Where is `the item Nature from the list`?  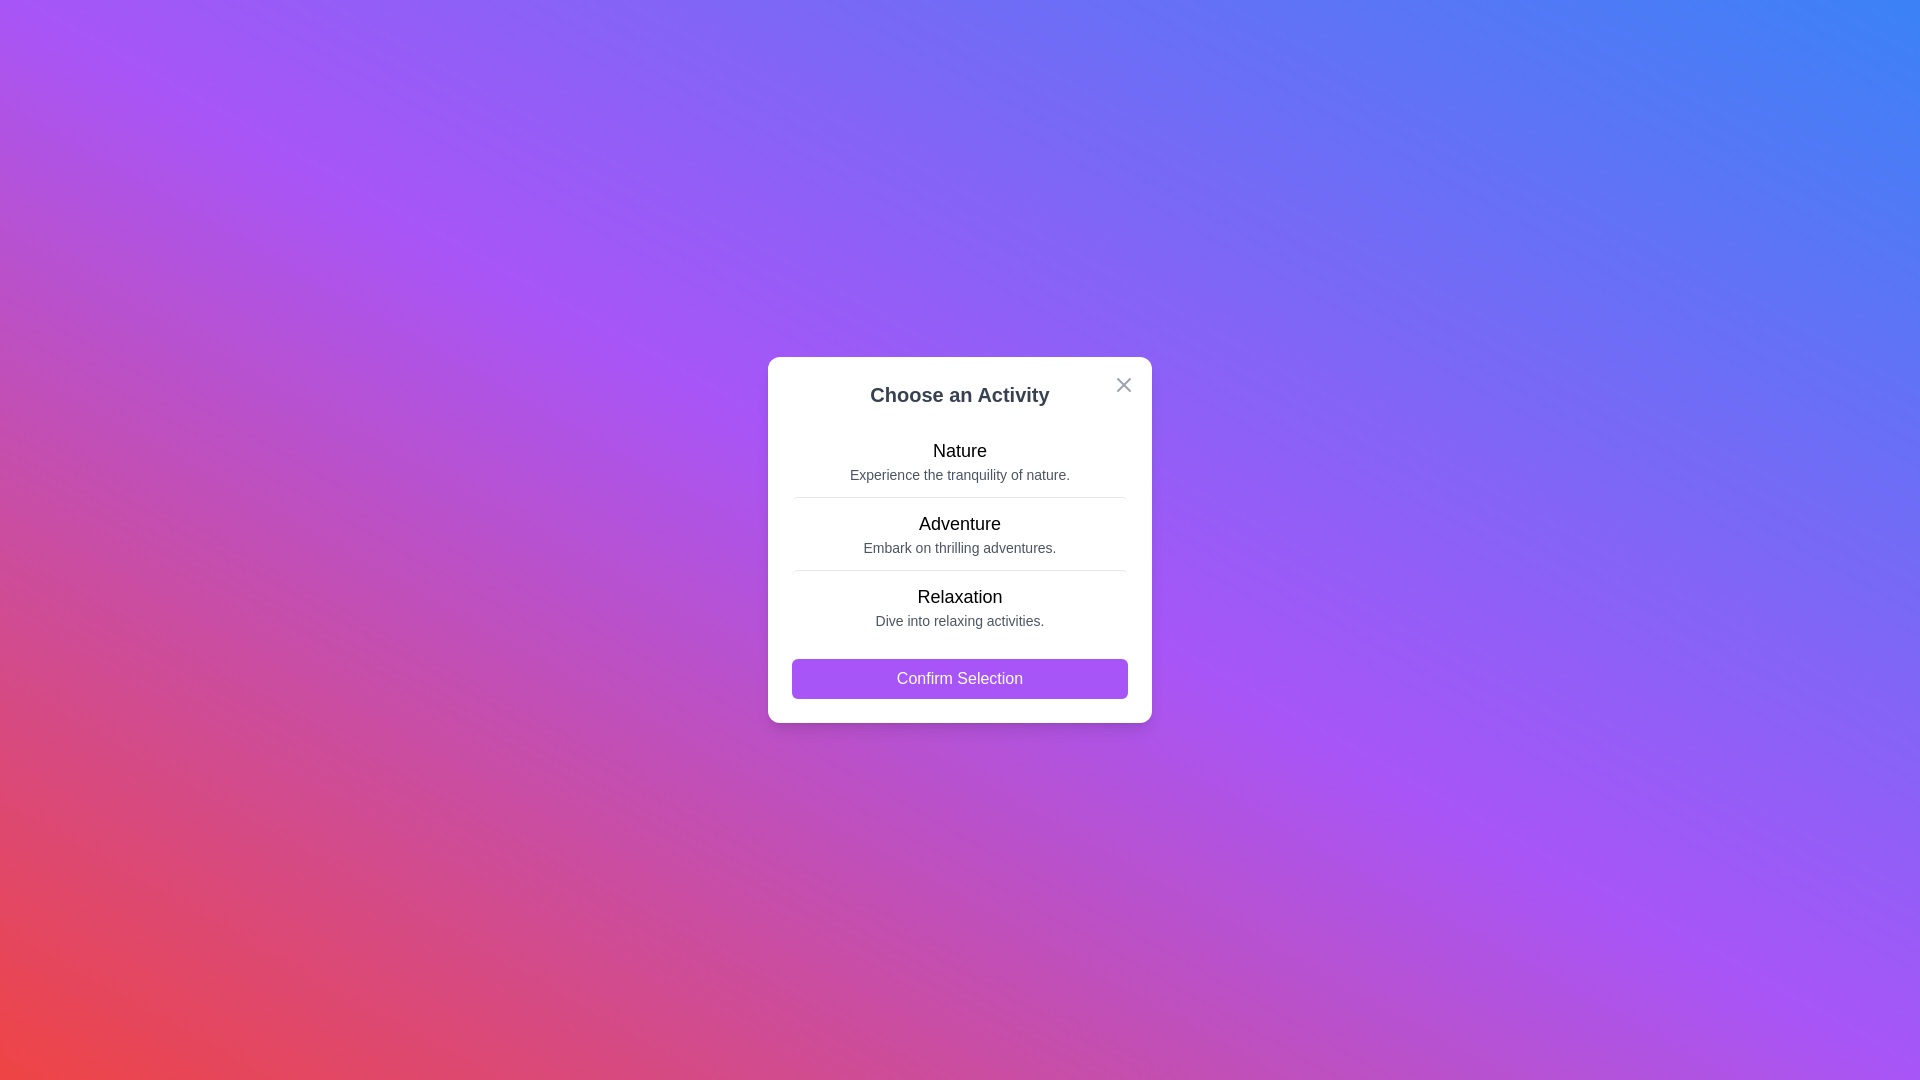 the item Nature from the list is located at coordinates (960, 461).